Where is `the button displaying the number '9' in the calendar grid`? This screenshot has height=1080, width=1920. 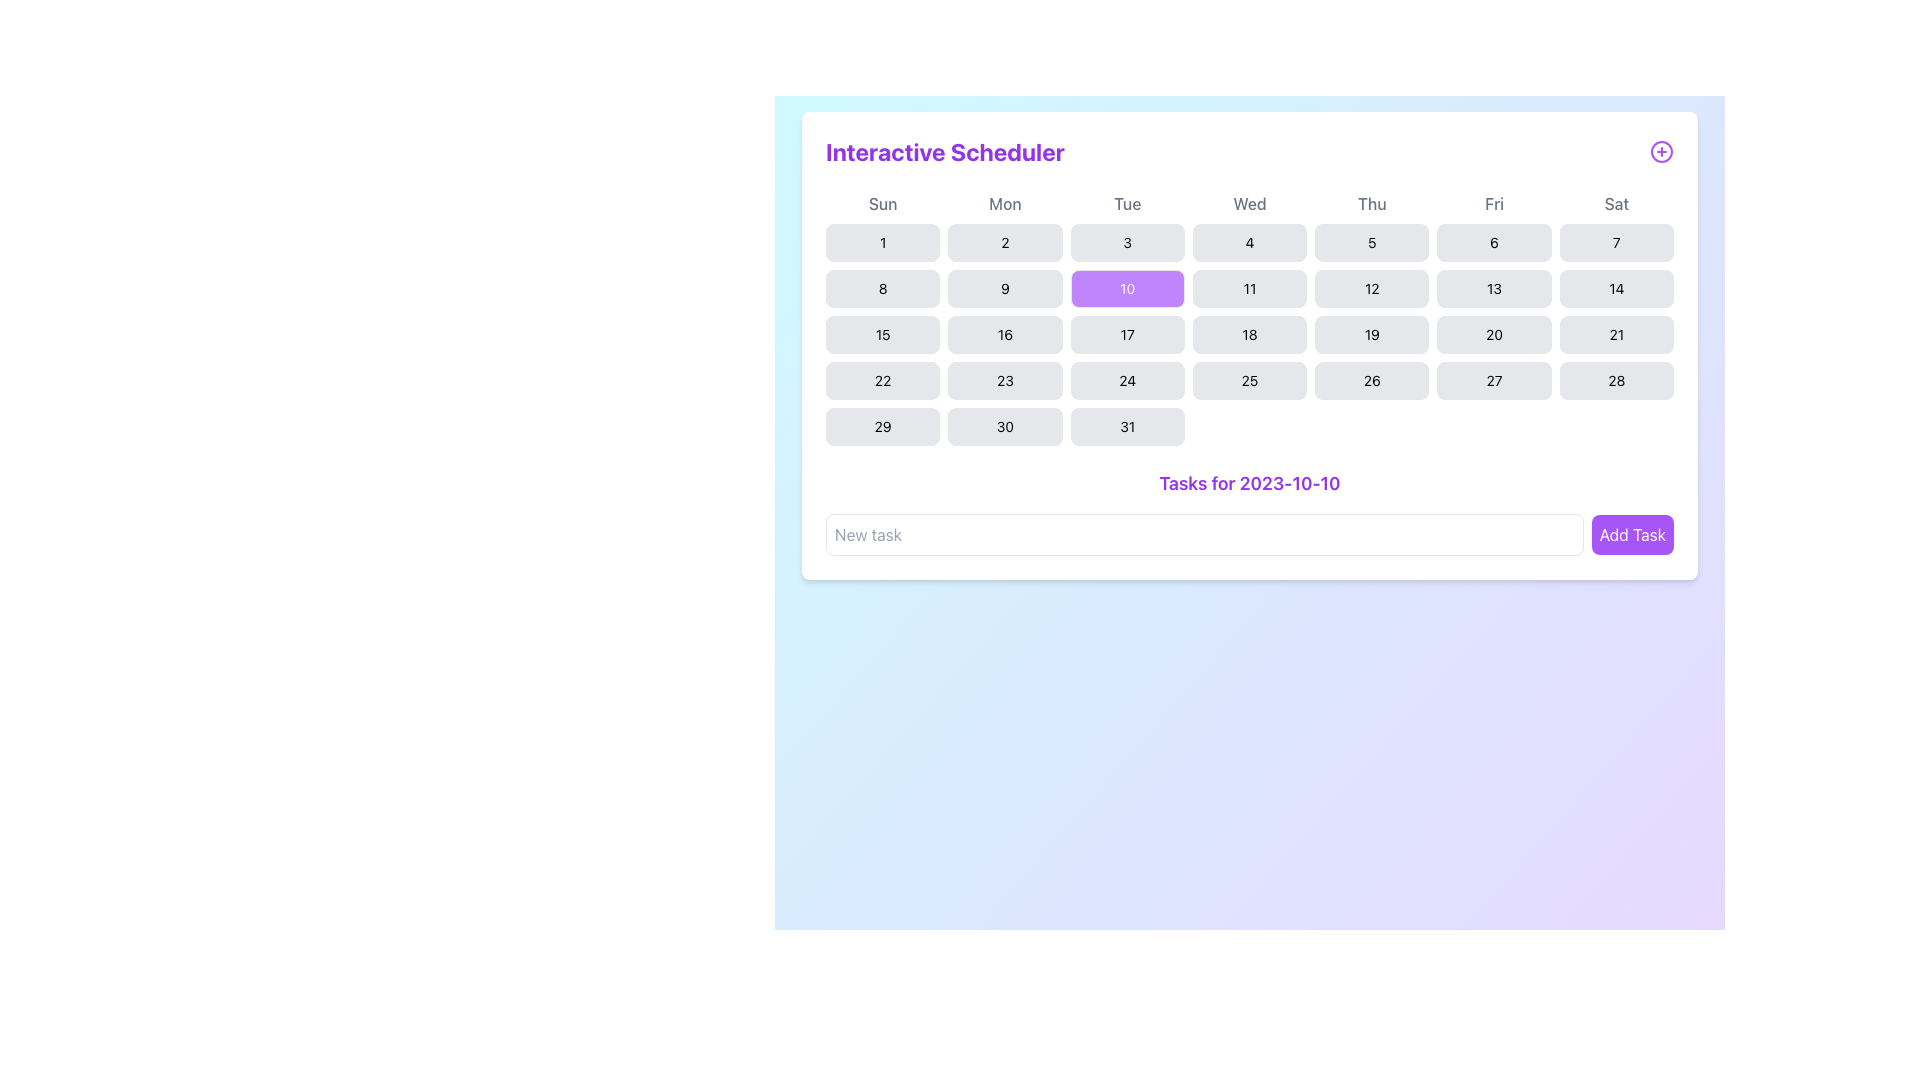
the button displaying the number '9' in the calendar grid is located at coordinates (1005, 289).